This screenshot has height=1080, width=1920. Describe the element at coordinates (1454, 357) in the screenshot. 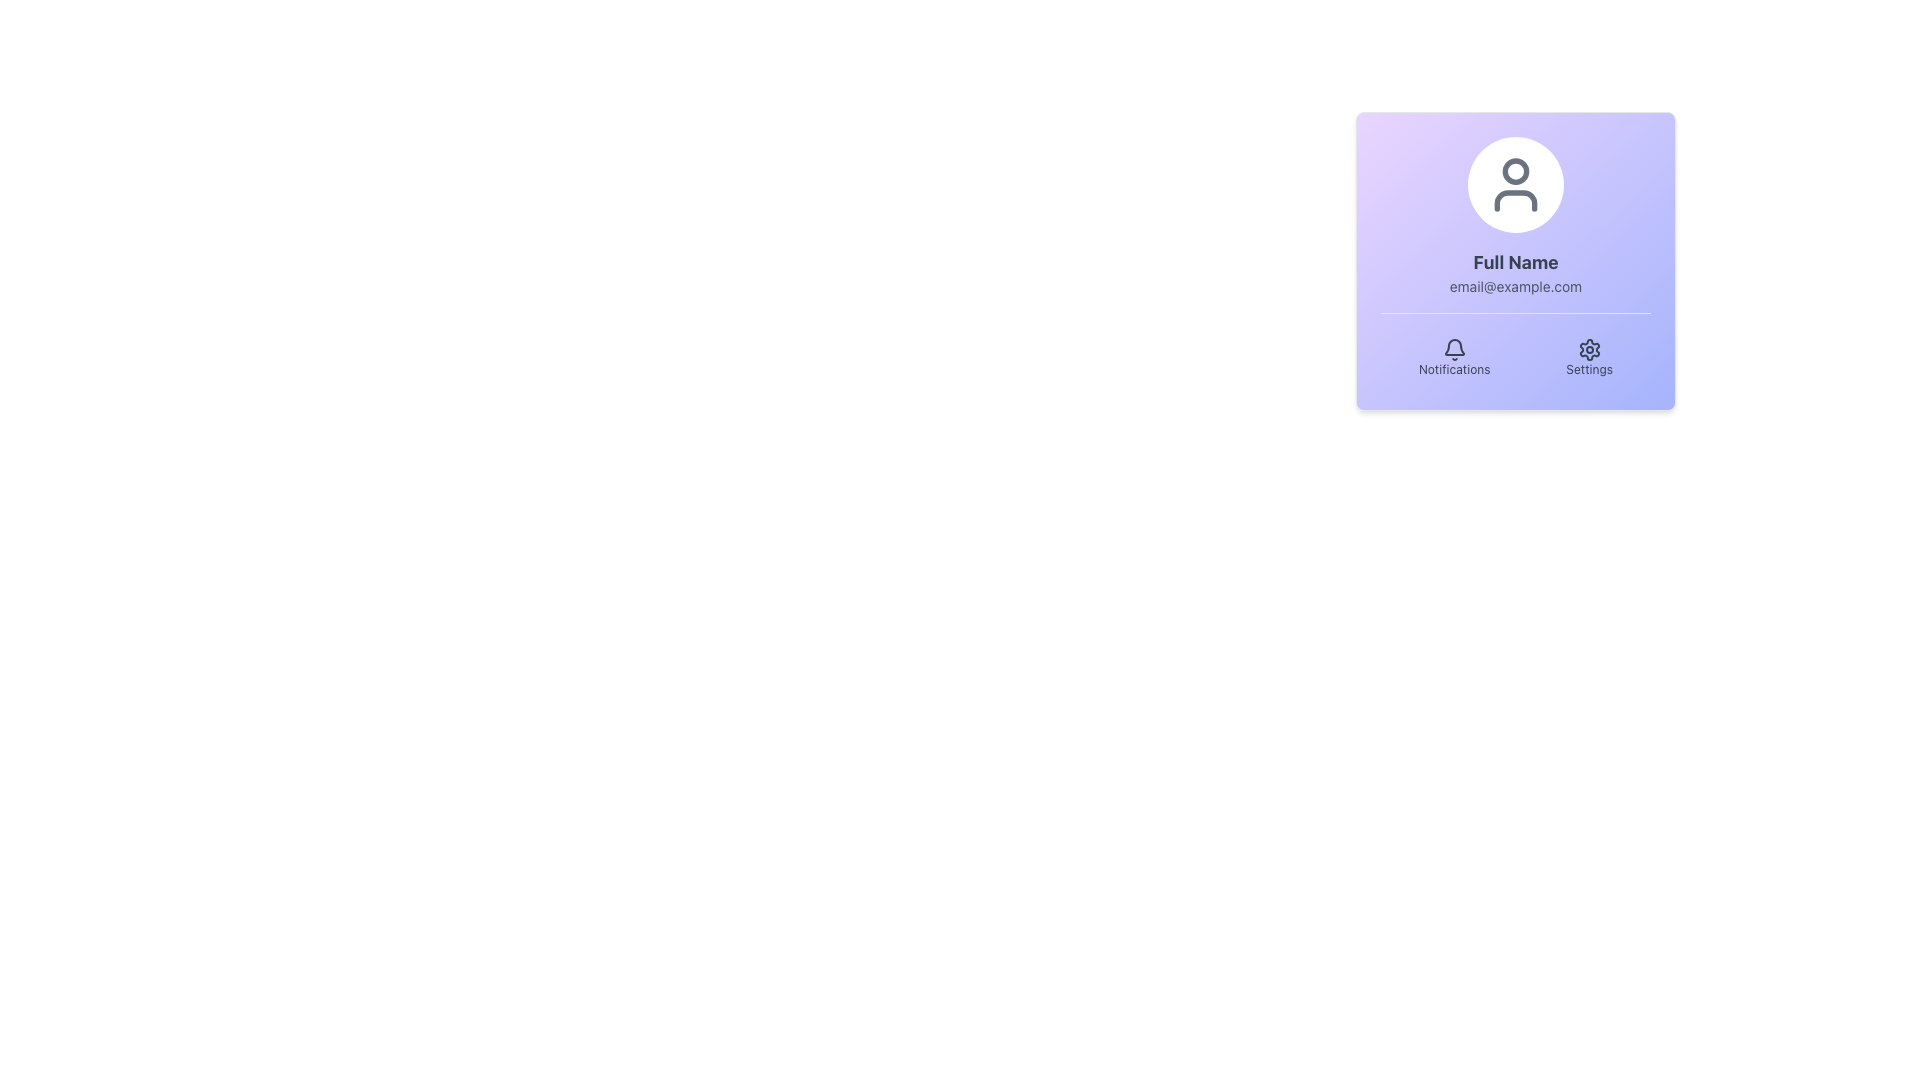

I see `the button located on the bottom left of the user information area, which is adjacent to the 'Settings' element and has a hover effect` at that location.